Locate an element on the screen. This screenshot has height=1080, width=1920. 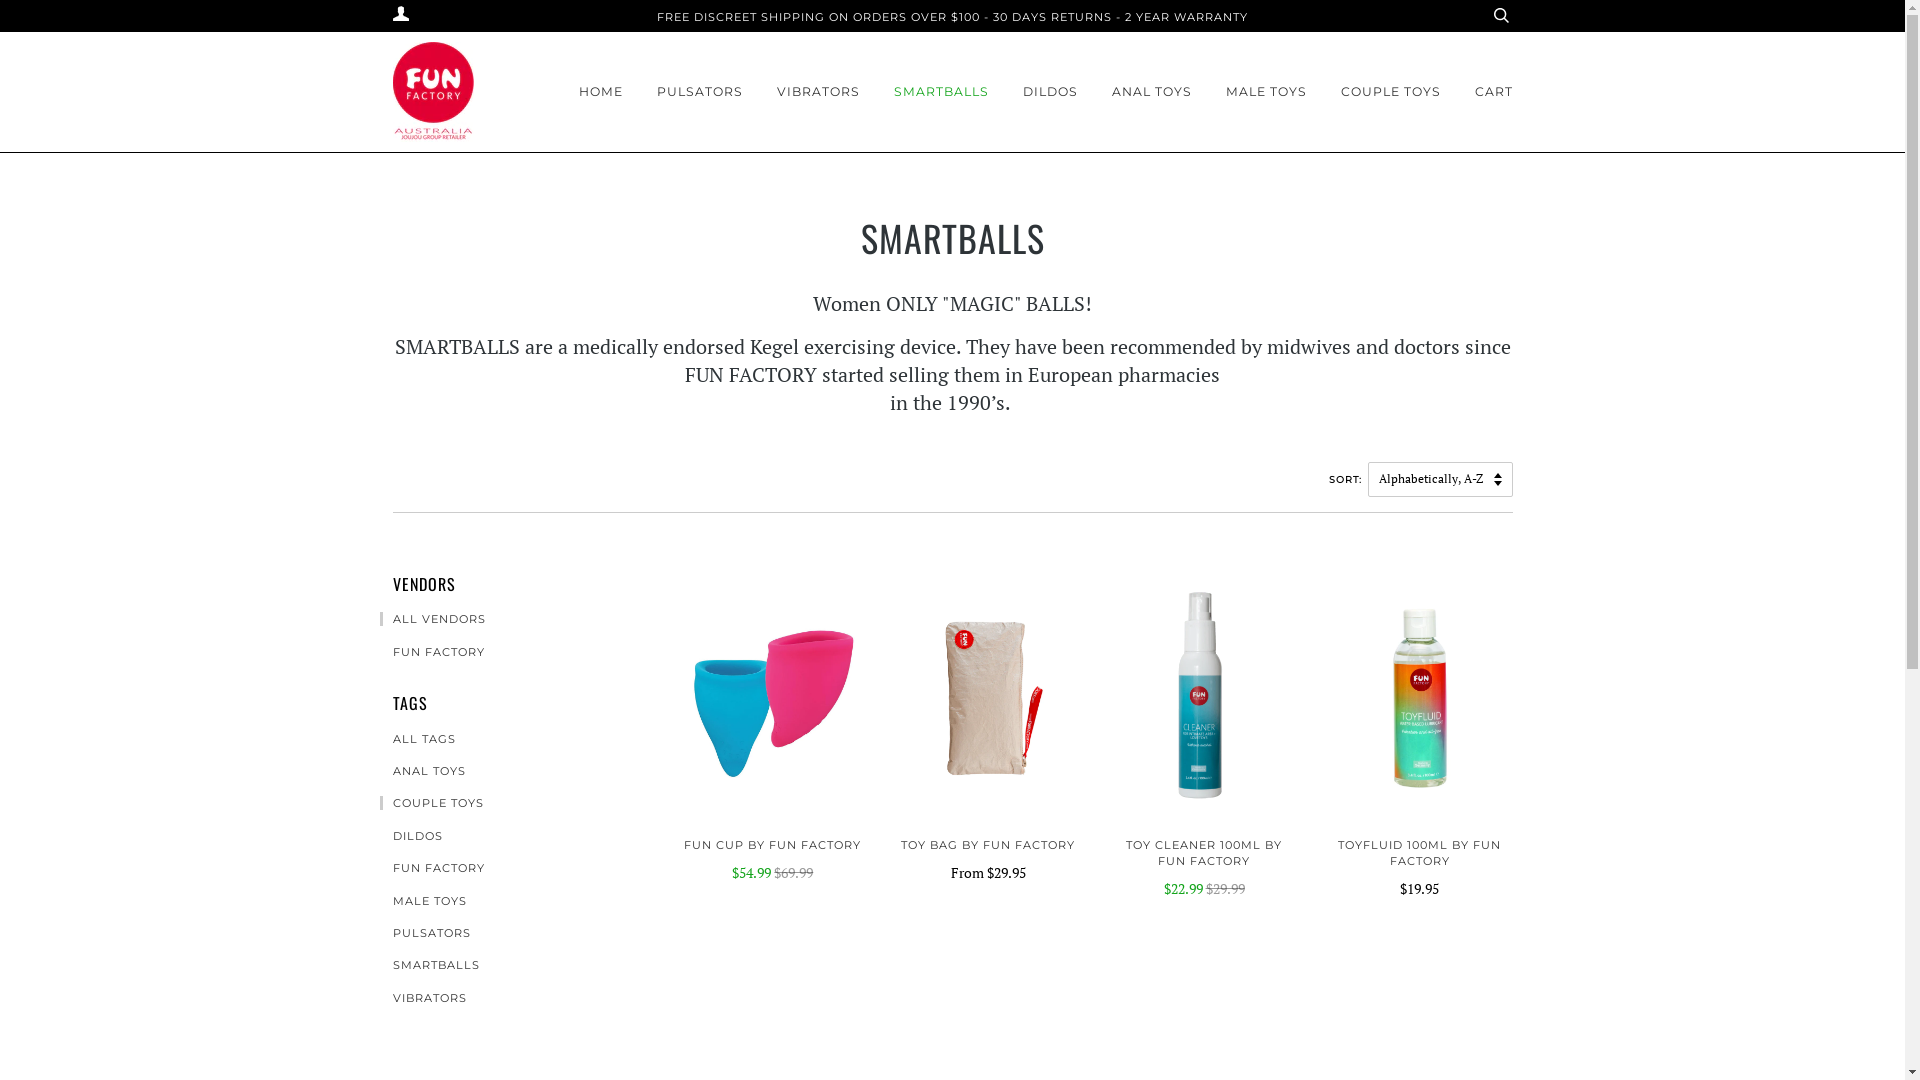
'COUPLE TOYS' is located at coordinates (1389, 92).